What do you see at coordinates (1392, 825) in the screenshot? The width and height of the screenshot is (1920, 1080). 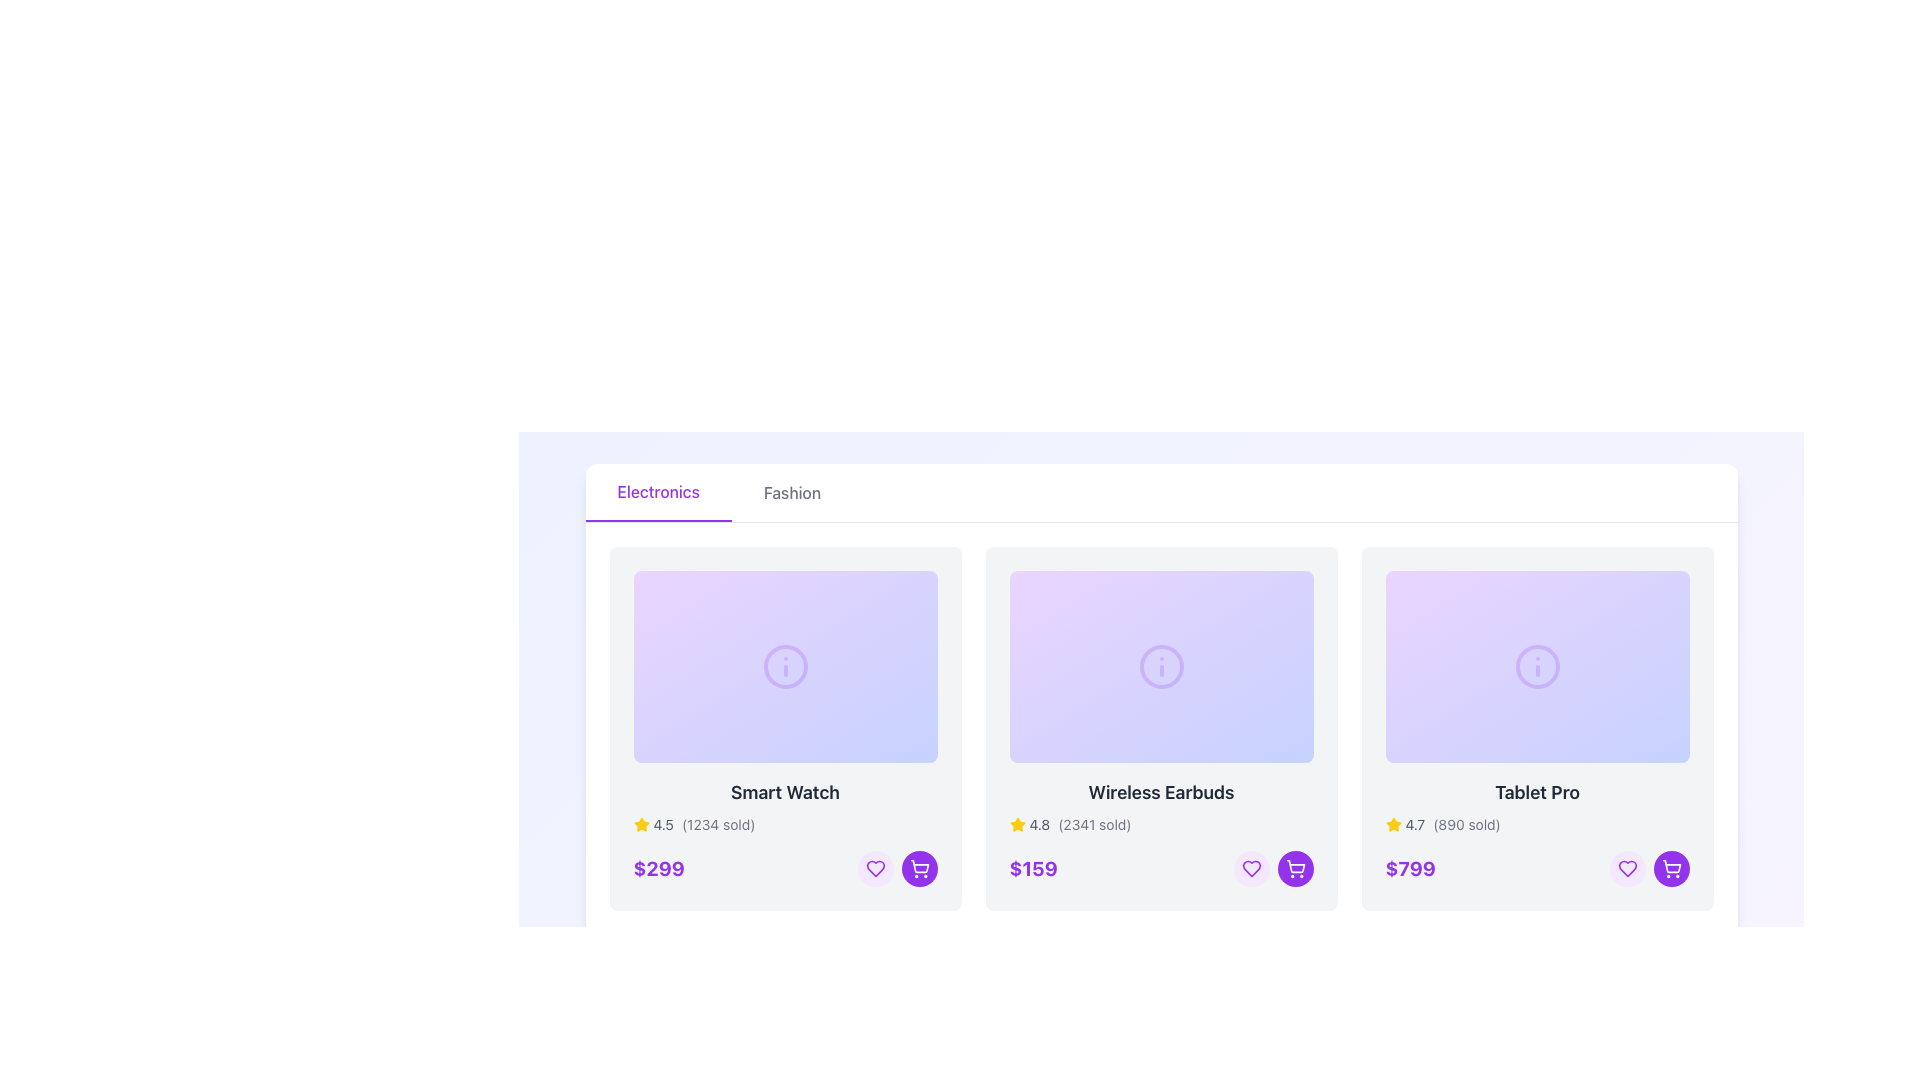 I see `the star rating icon that visually indicates the average product rating for the 'Tablet Pro' item, positioned to the left of the rating text '4.7'` at bounding box center [1392, 825].